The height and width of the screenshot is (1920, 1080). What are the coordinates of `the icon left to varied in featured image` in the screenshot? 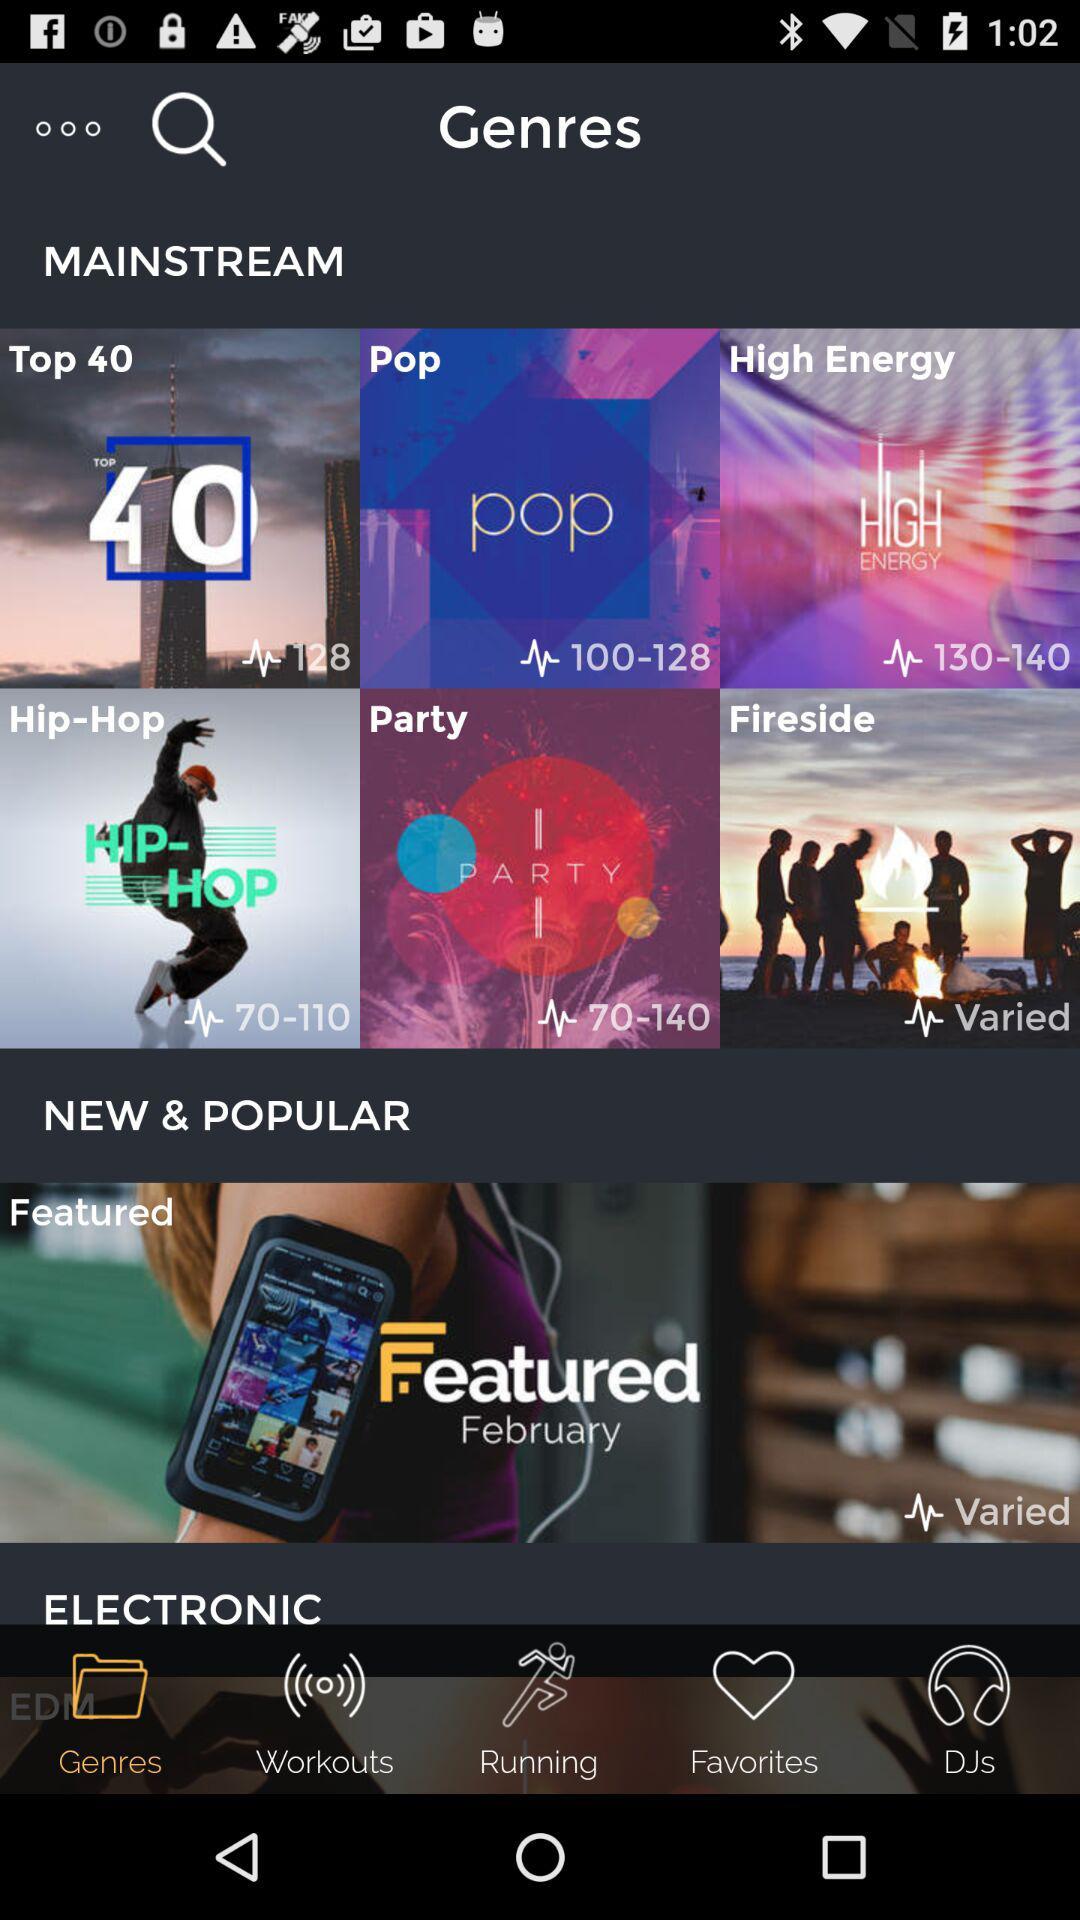 It's located at (924, 1512).